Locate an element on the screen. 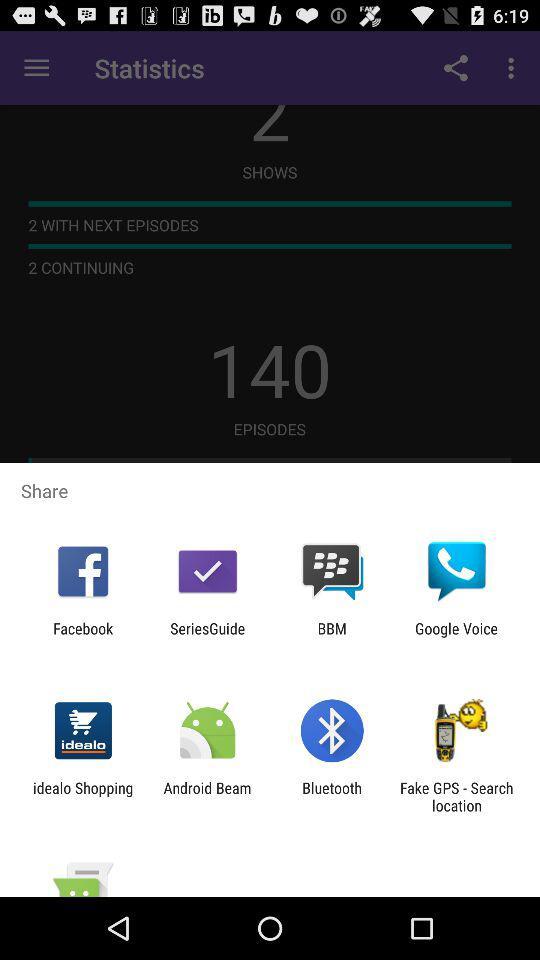 The height and width of the screenshot is (960, 540). app next to seriesguide icon is located at coordinates (82, 636).